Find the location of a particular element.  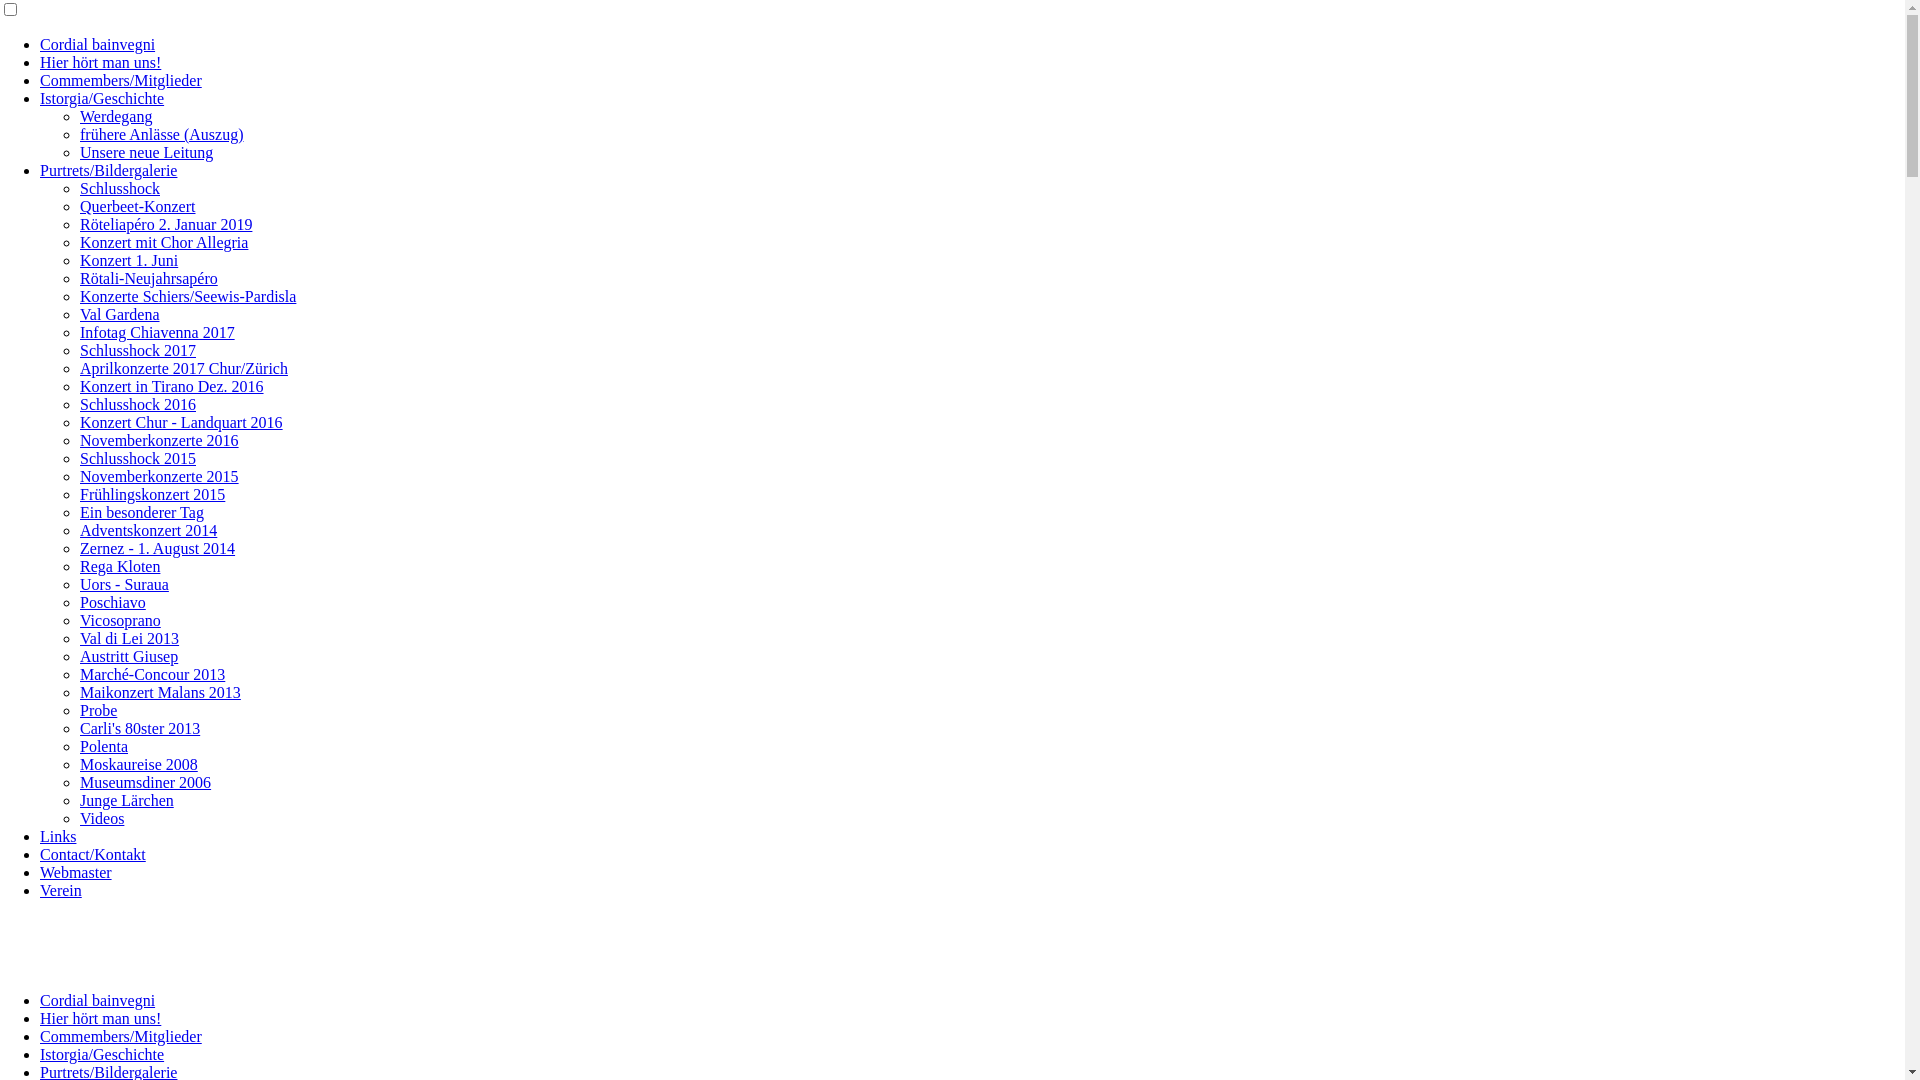

'Poschiavo' is located at coordinates (112, 601).